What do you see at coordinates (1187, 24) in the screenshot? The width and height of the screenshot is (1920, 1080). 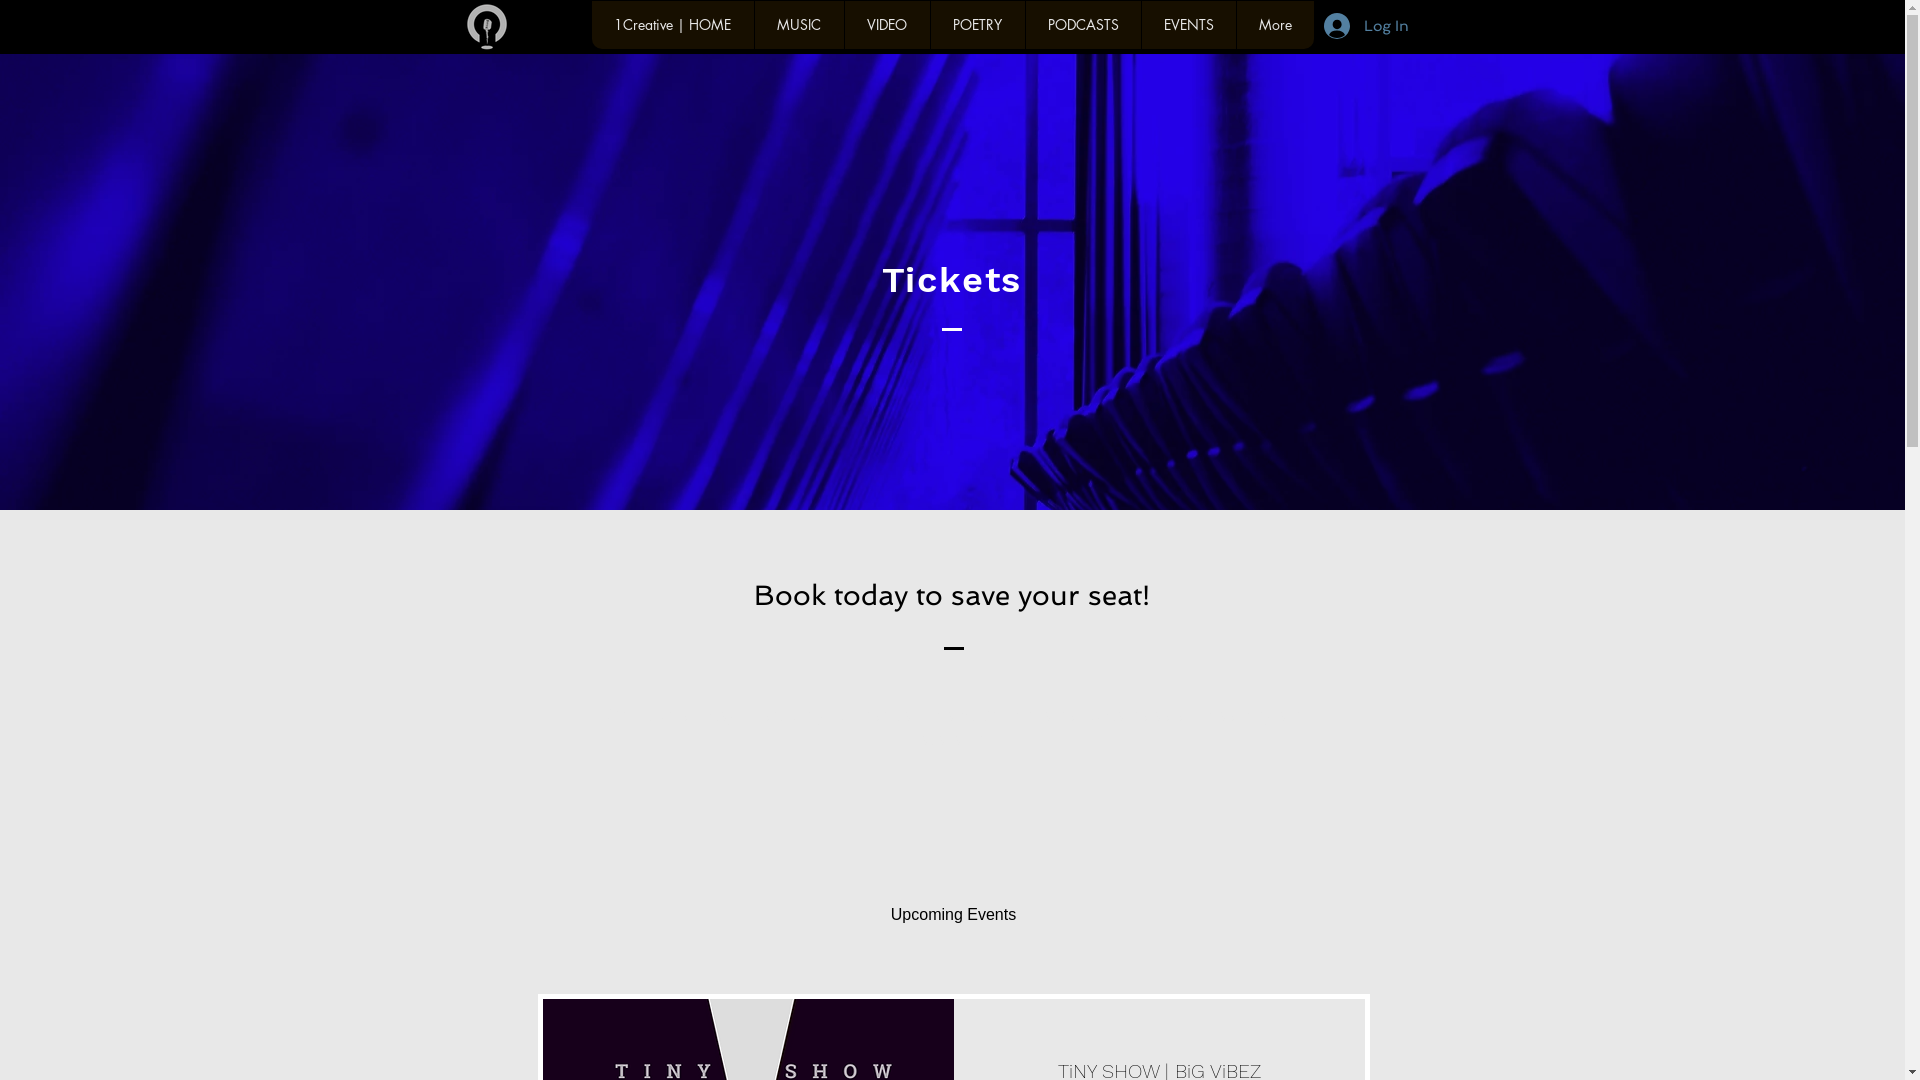 I see `'EVENTS'` at bounding box center [1187, 24].